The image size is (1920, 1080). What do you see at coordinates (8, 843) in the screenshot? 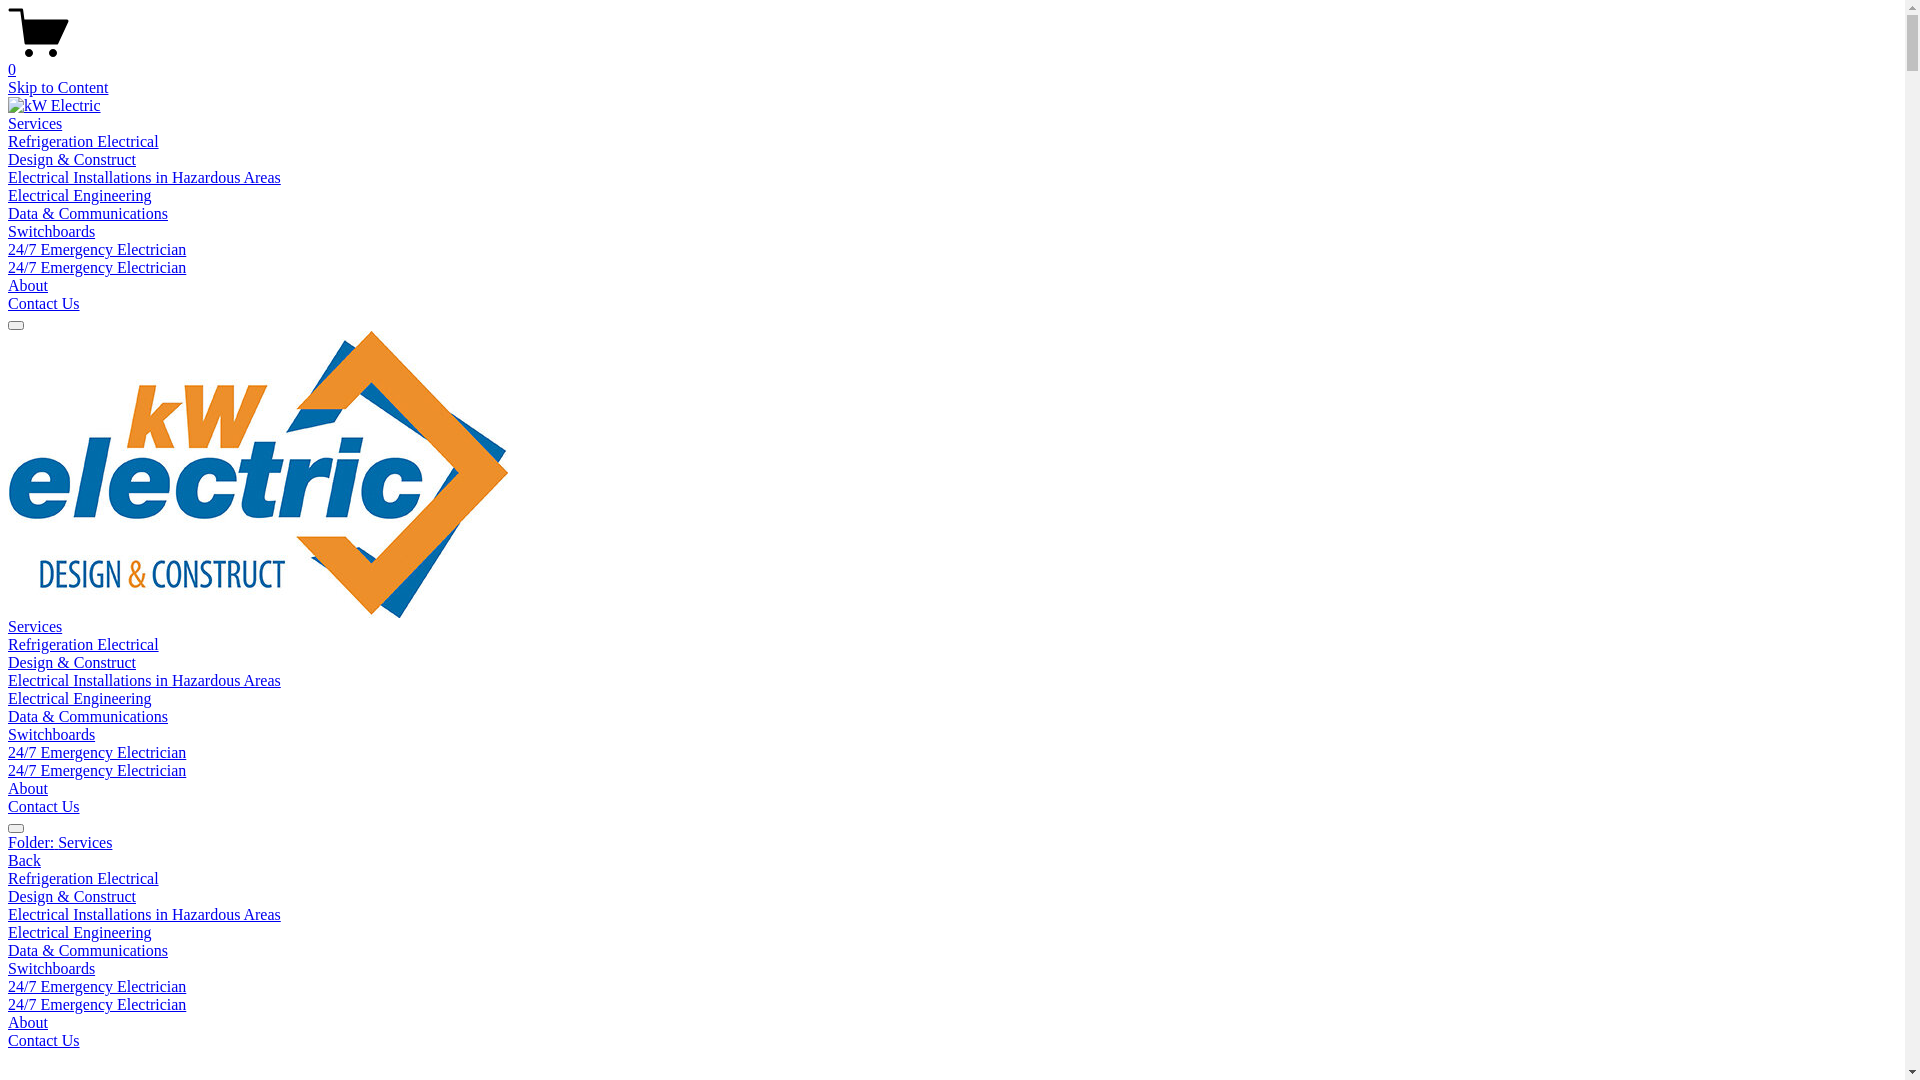
I see `'Folder: Services'` at bounding box center [8, 843].